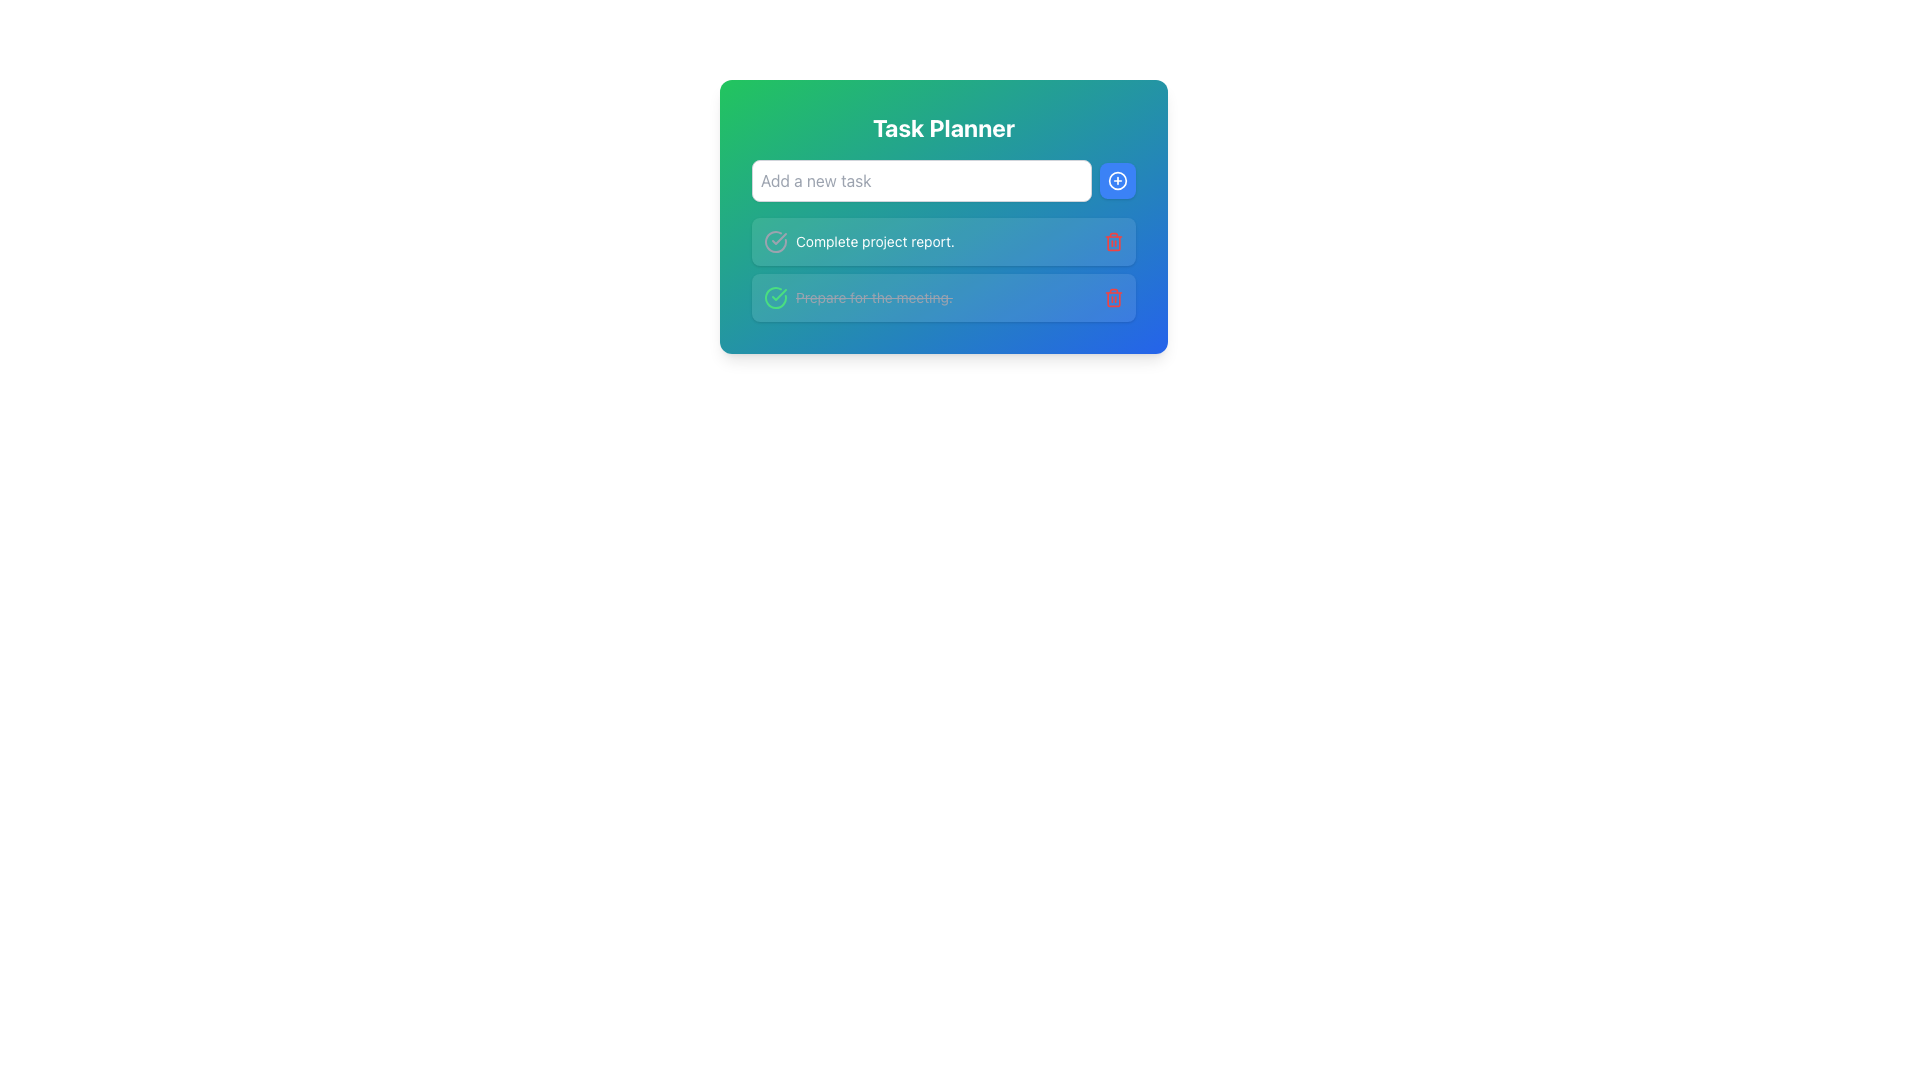  I want to click on the text label styled for completed task items, which is the second item in a vertical task list, so click(858, 297).